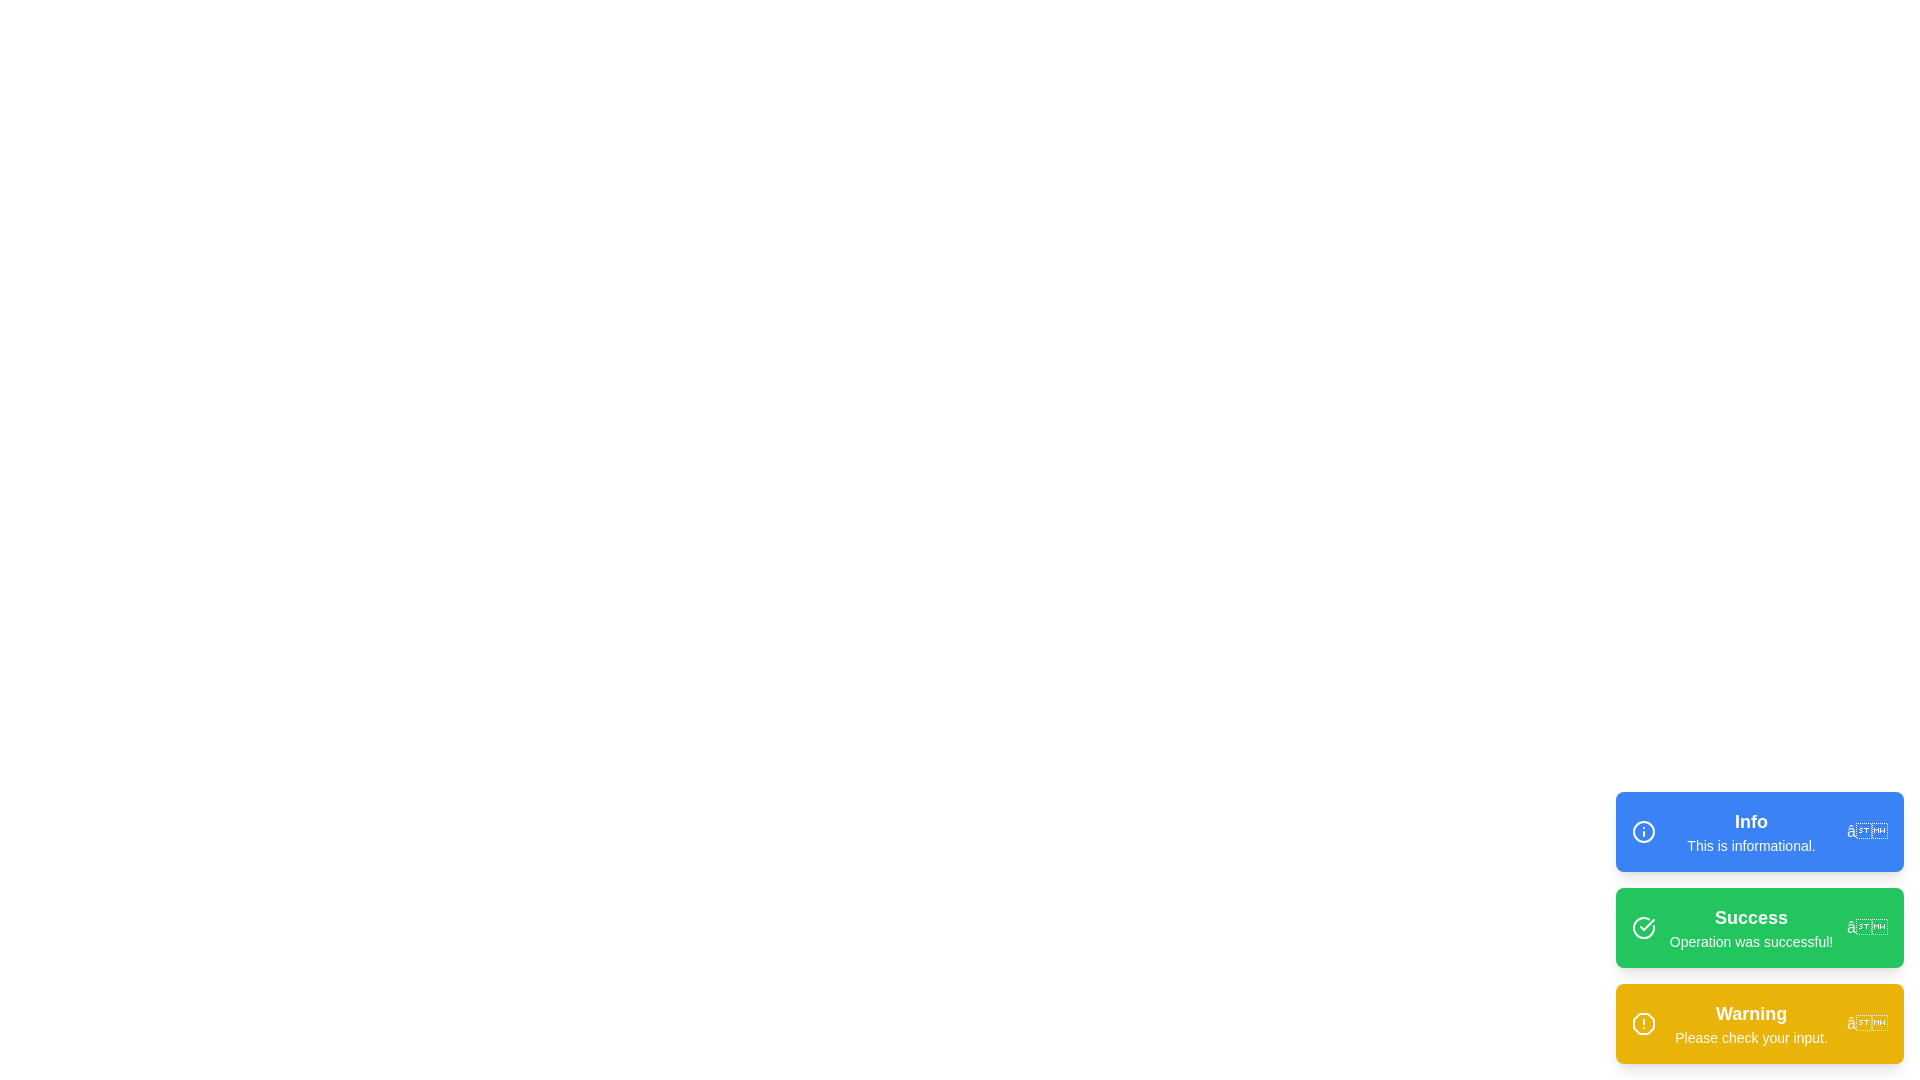  What do you see at coordinates (1760, 832) in the screenshot?
I see `the first notification card, which has a blue background, white text, and features an 'Info' title at the top` at bounding box center [1760, 832].